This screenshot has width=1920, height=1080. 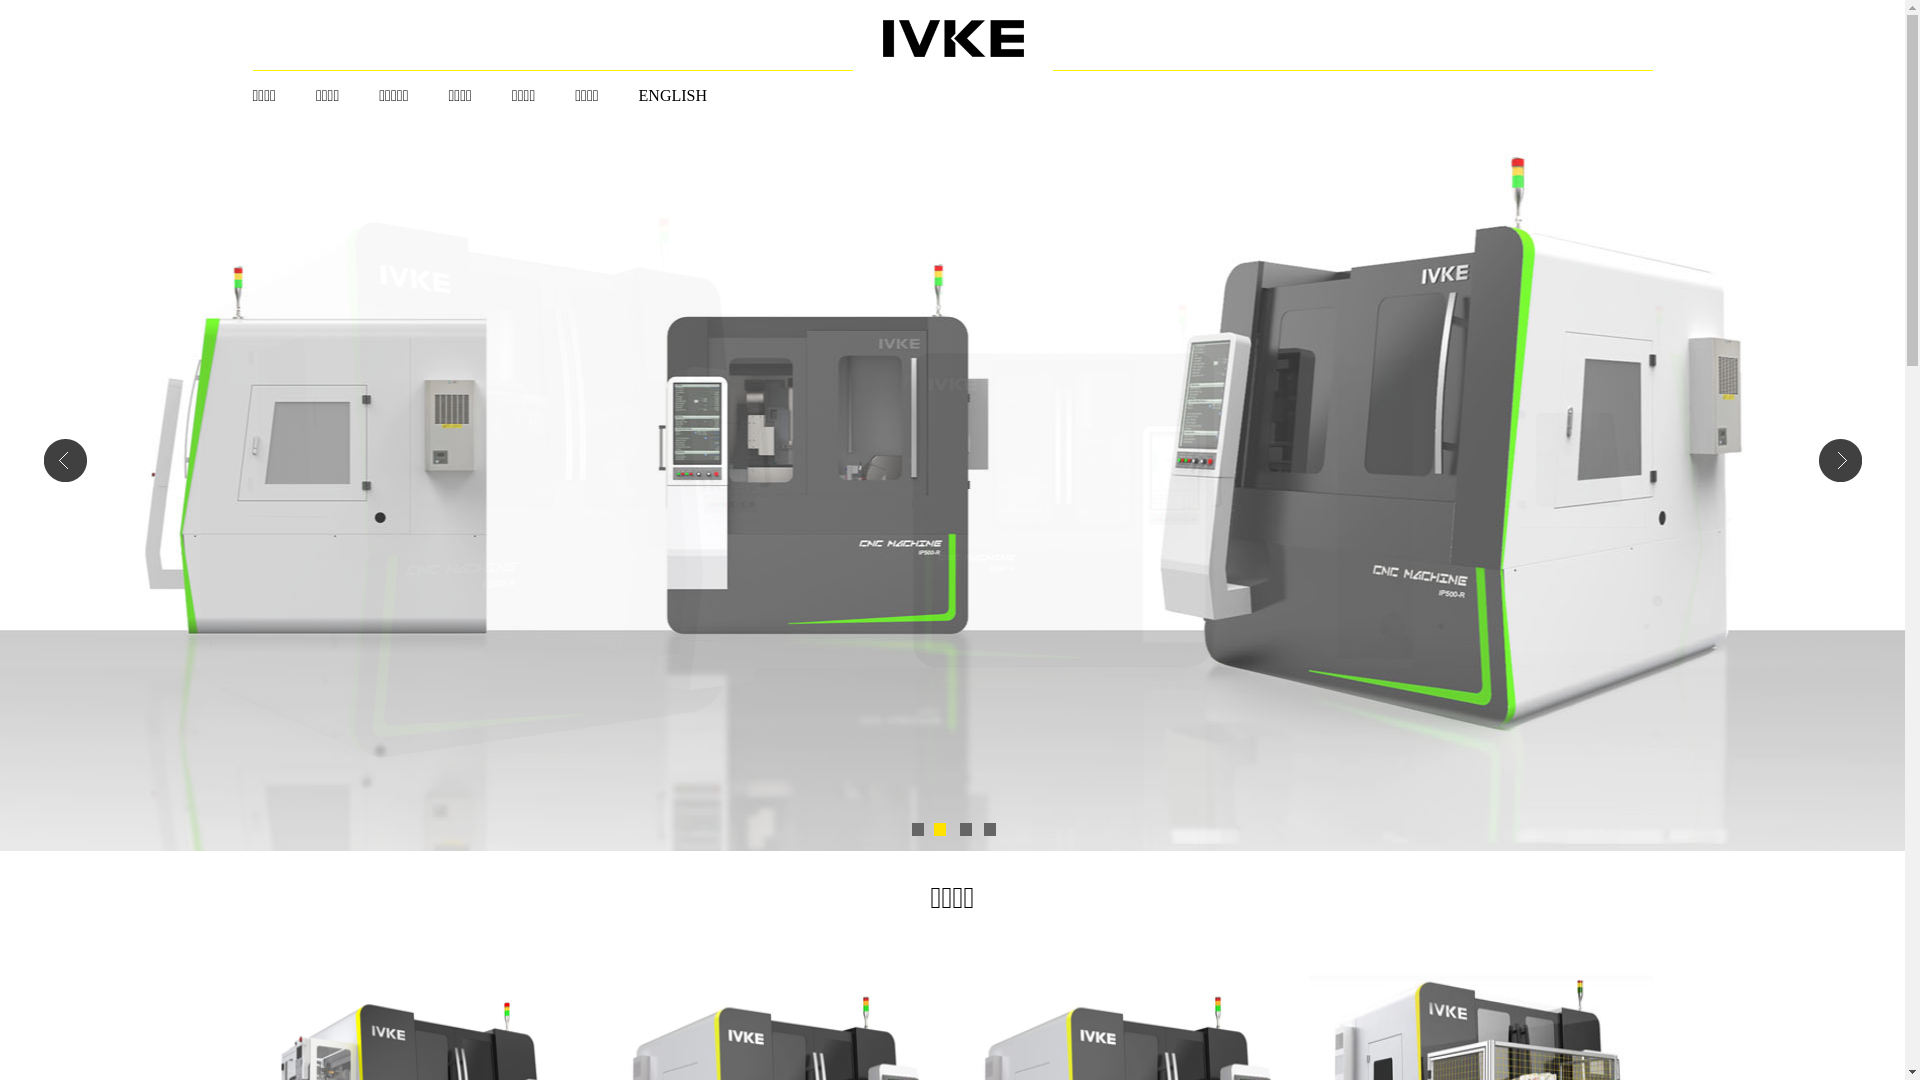 What do you see at coordinates (988, 829) in the screenshot?
I see `'4'` at bounding box center [988, 829].